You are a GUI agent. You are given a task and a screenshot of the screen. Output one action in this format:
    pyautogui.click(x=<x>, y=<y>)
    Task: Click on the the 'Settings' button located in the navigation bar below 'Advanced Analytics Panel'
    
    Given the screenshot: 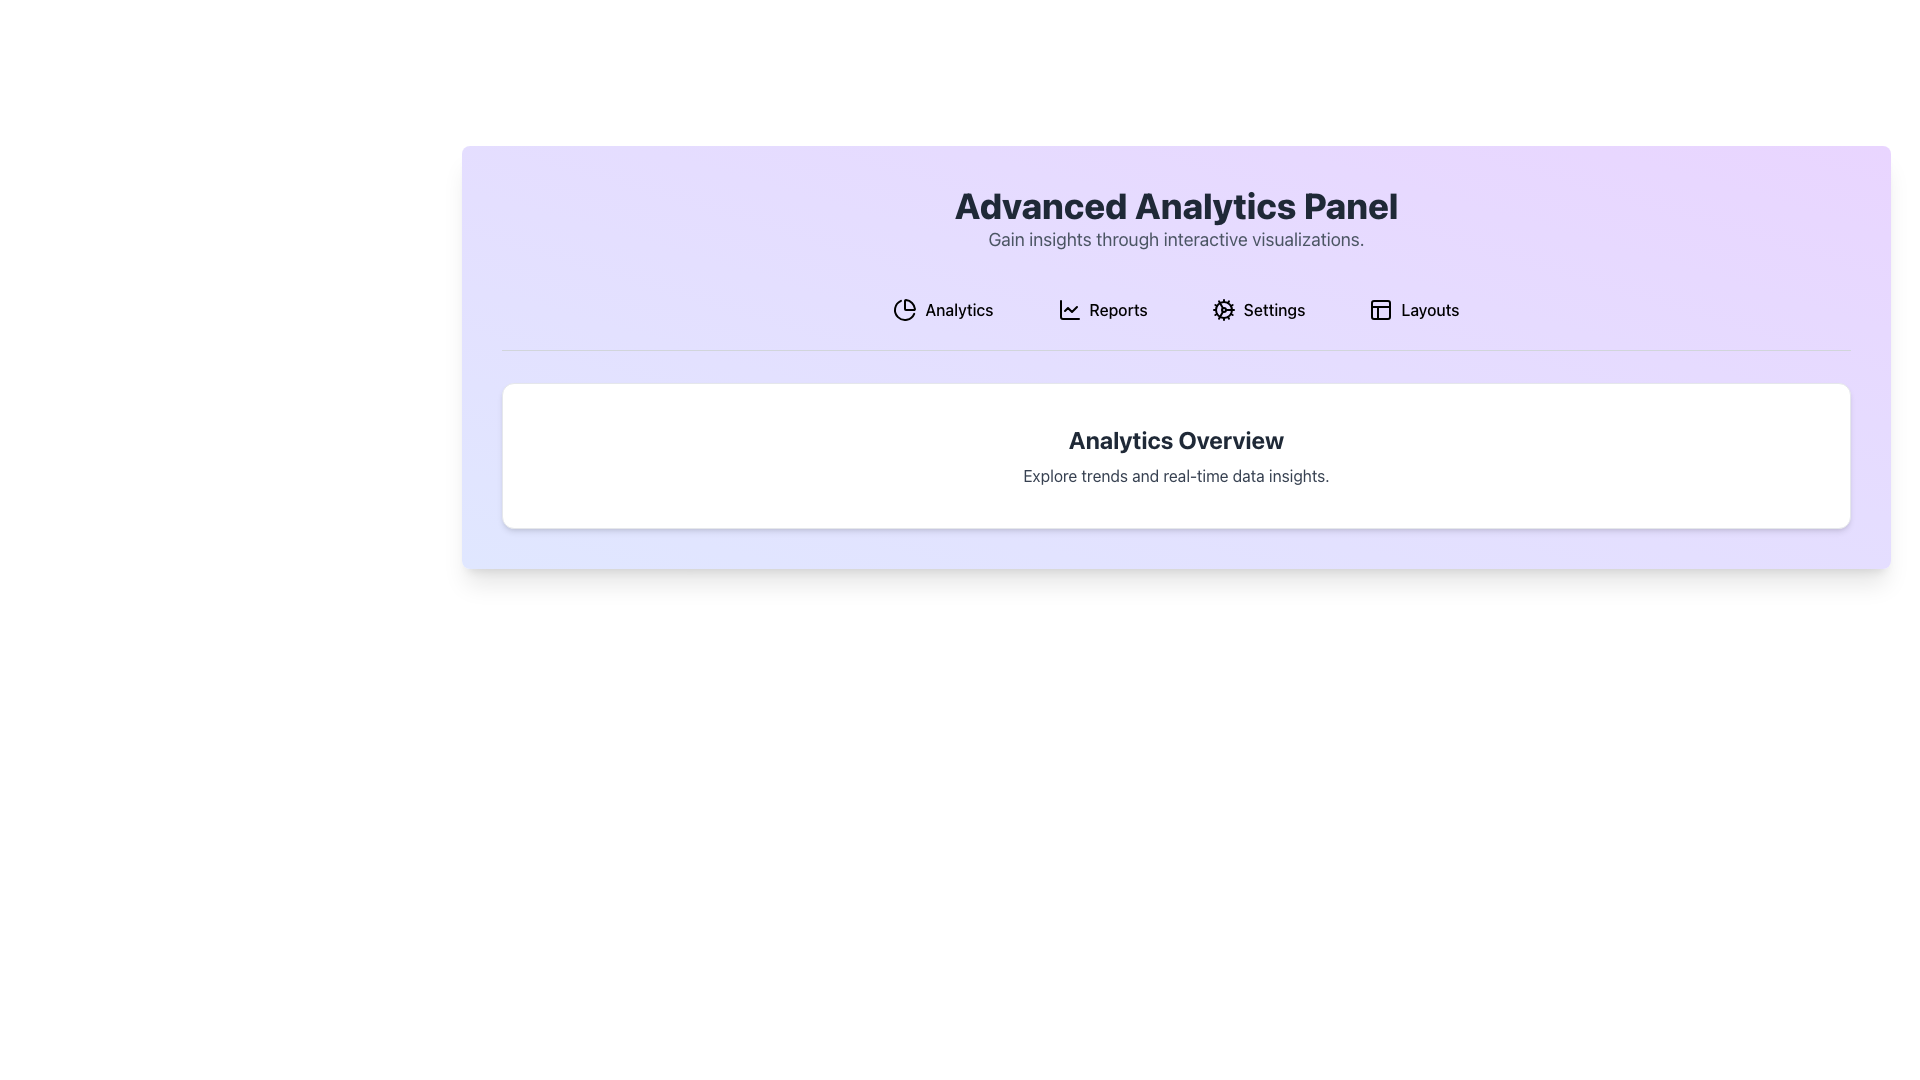 What is the action you would take?
    pyautogui.click(x=1273, y=309)
    